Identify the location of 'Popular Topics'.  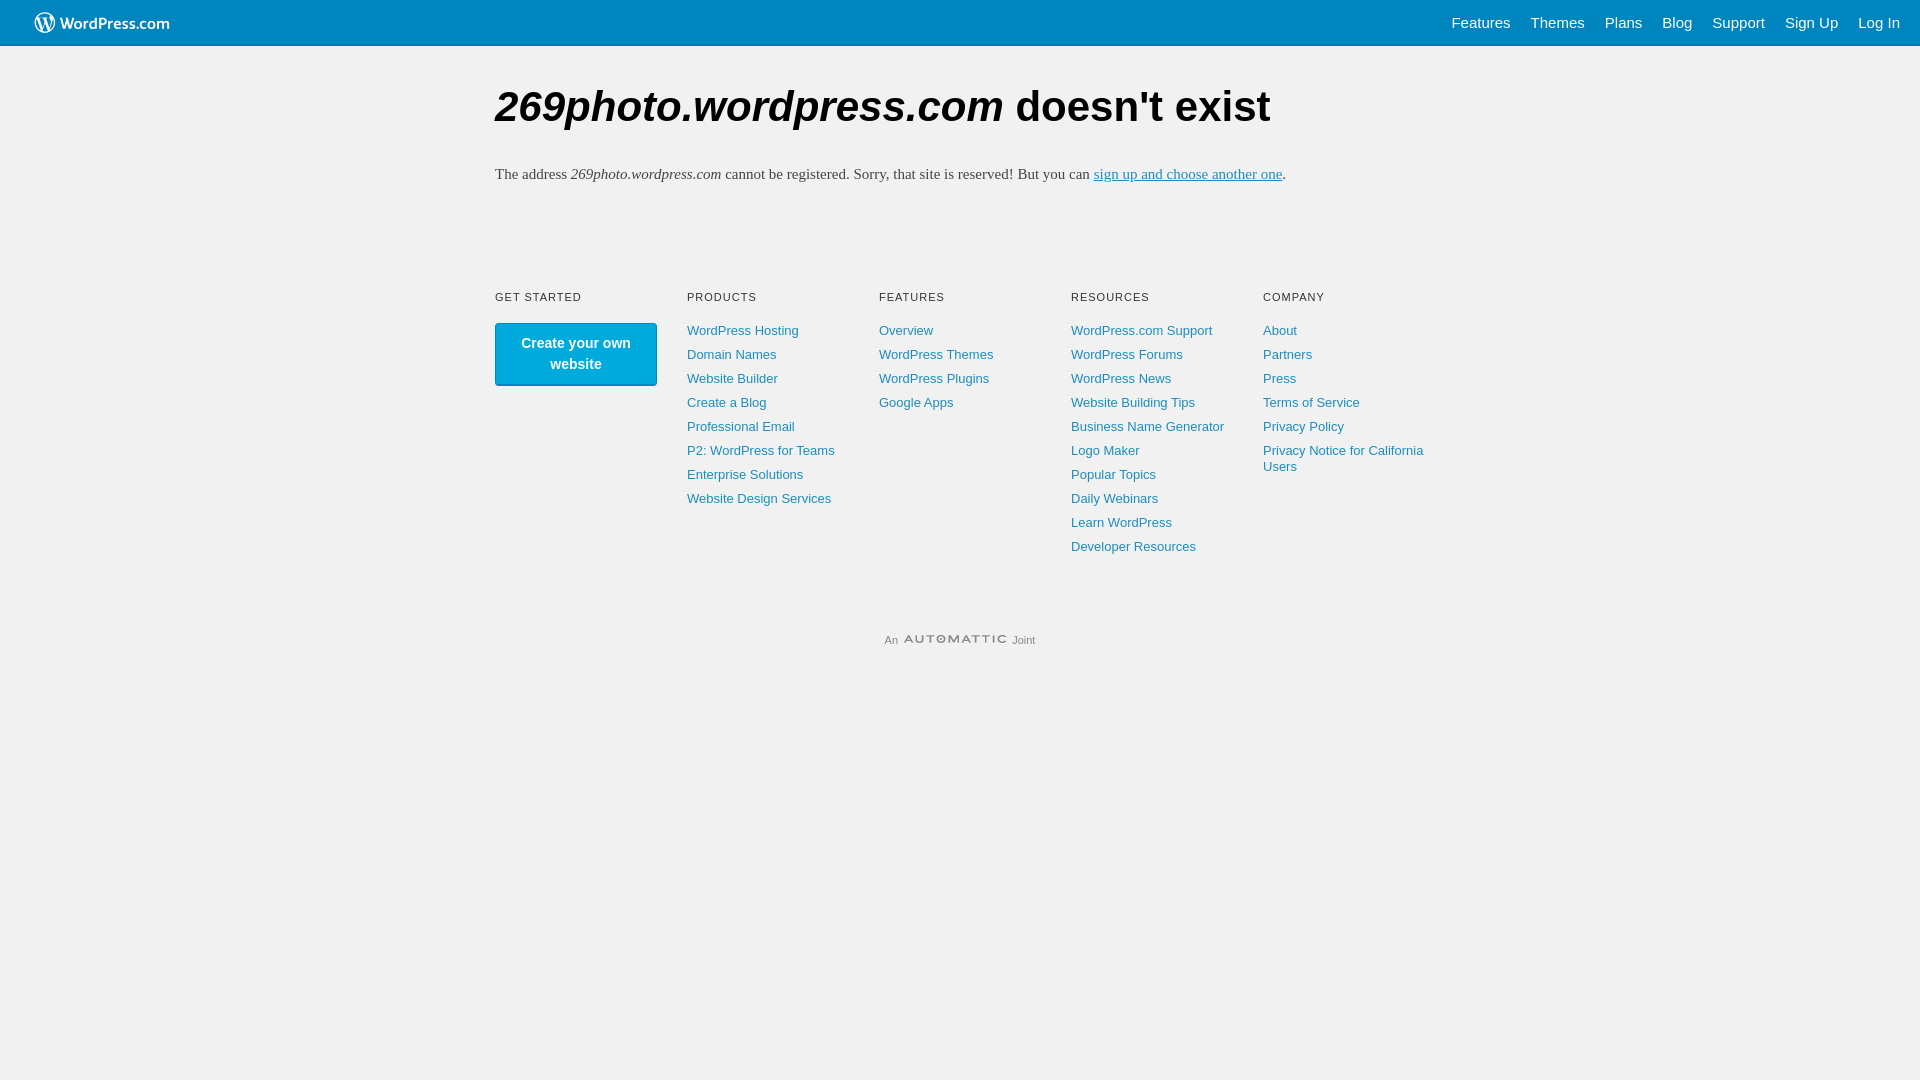
(1069, 474).